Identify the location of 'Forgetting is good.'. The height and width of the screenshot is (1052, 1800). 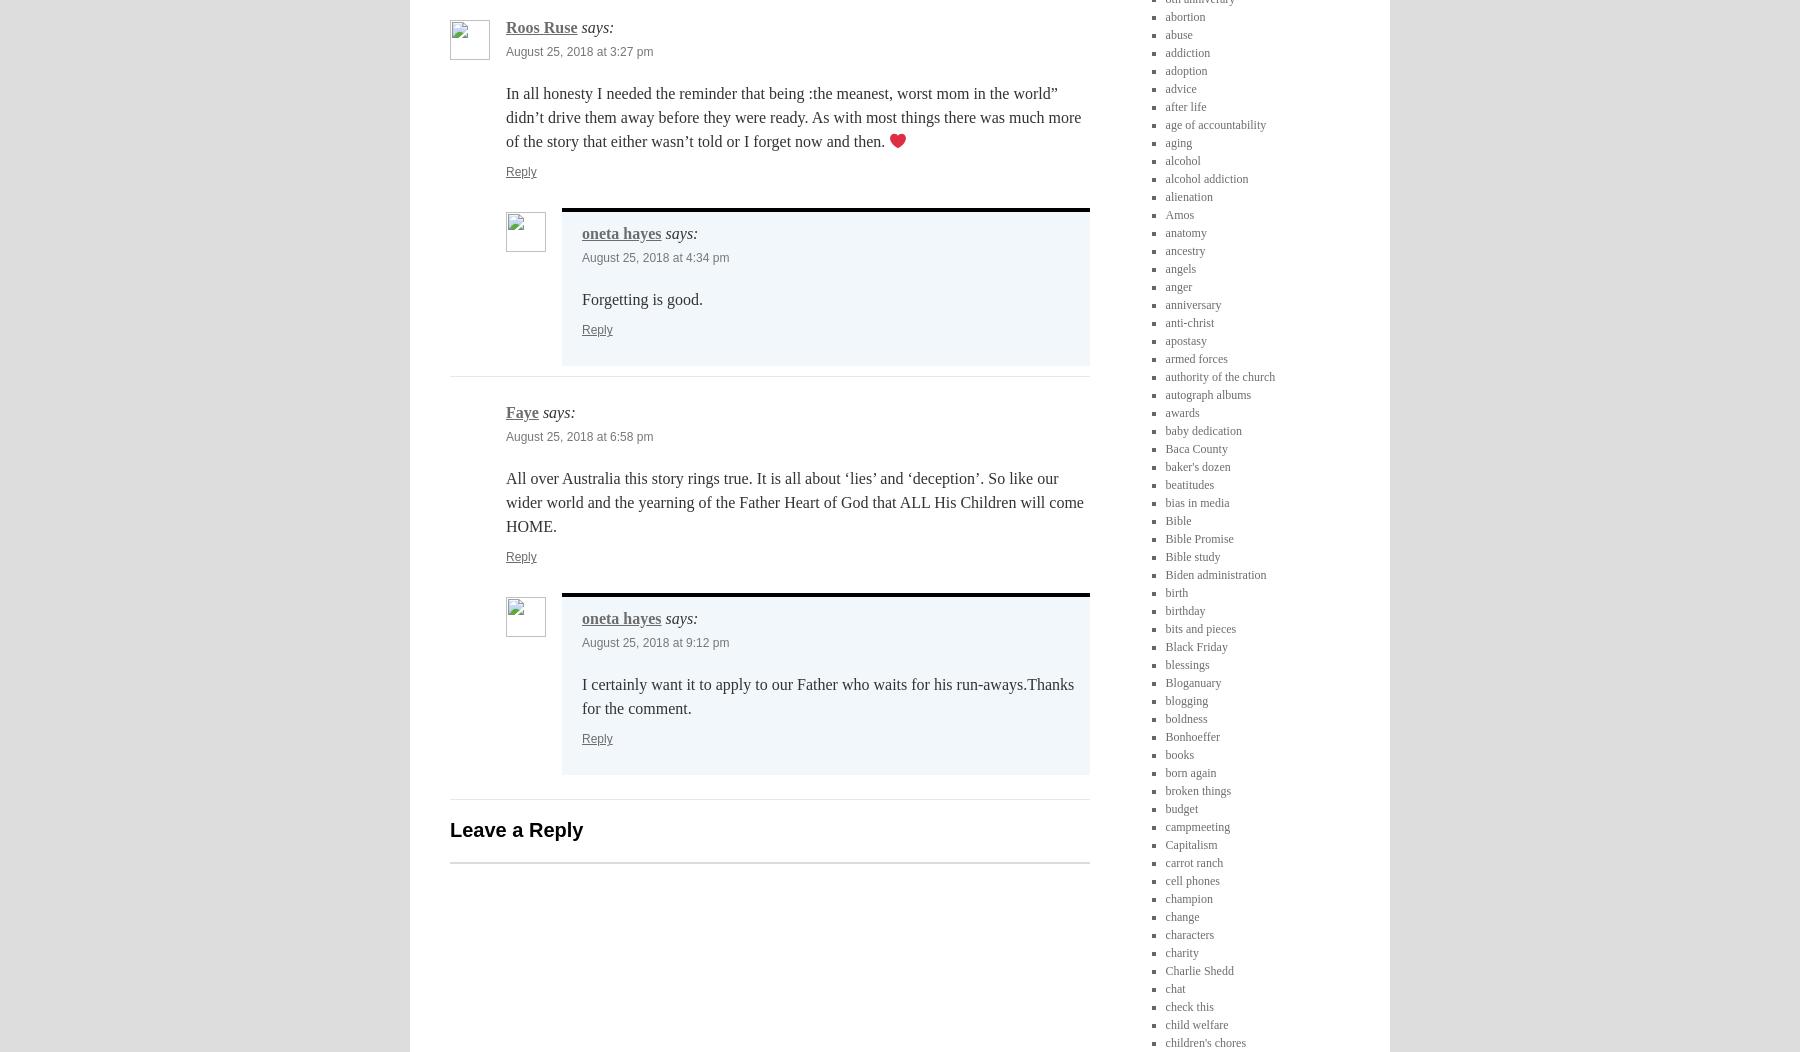
(642, 299).